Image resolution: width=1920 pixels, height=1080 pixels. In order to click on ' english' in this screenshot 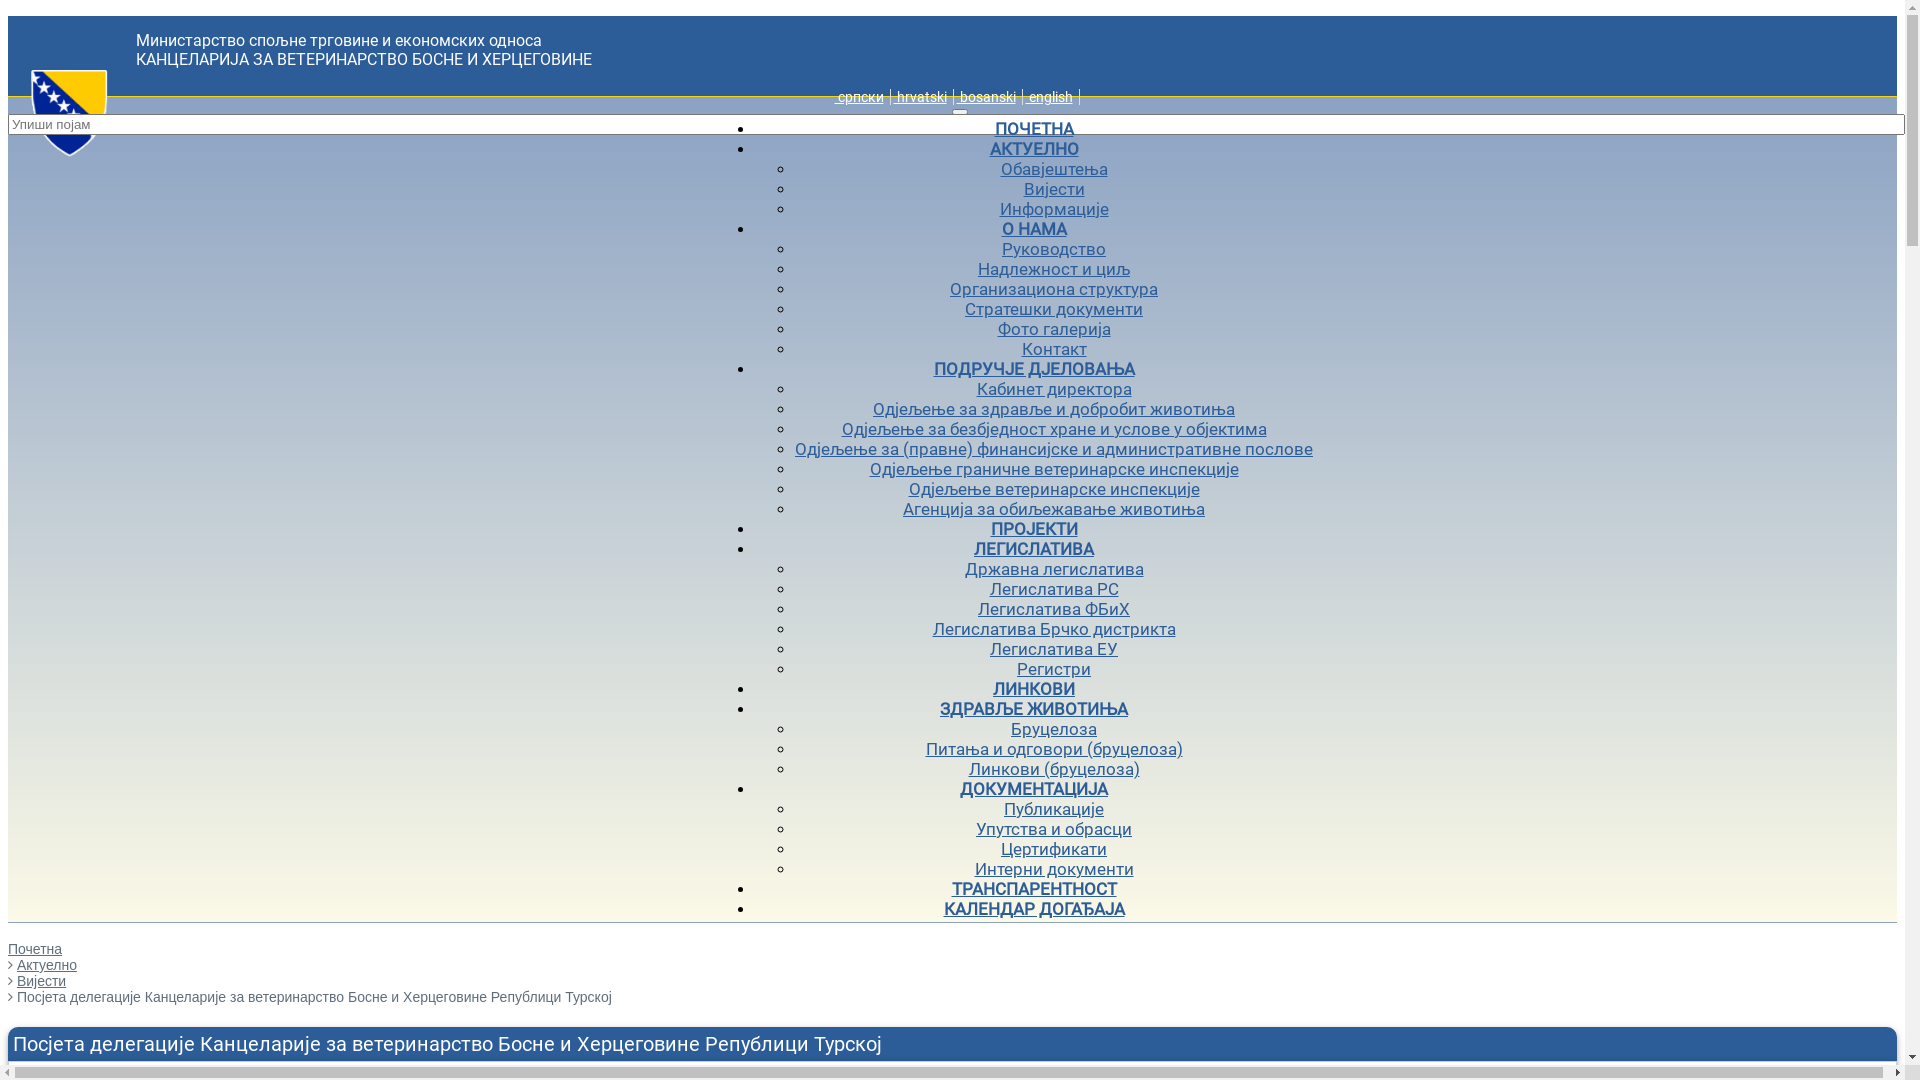, I will do `click(1048, 96)`.